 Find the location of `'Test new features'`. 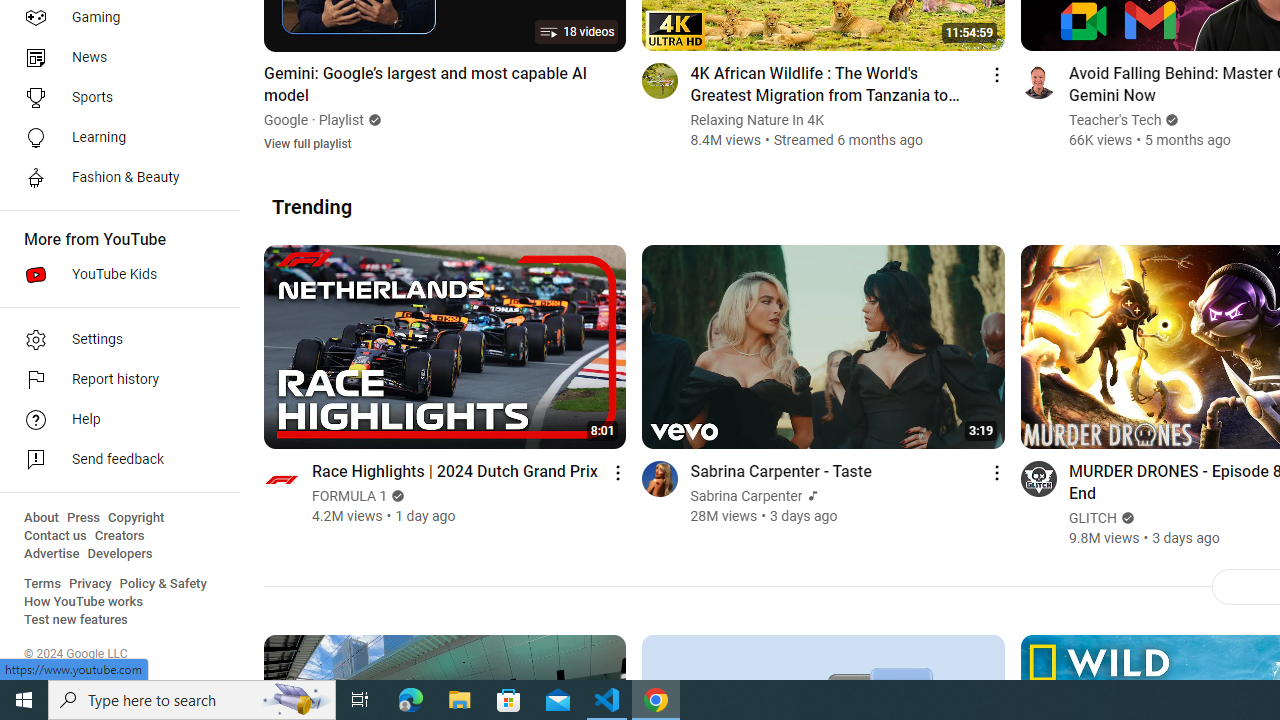

'Test new features' is located at coordinates (76, 619).